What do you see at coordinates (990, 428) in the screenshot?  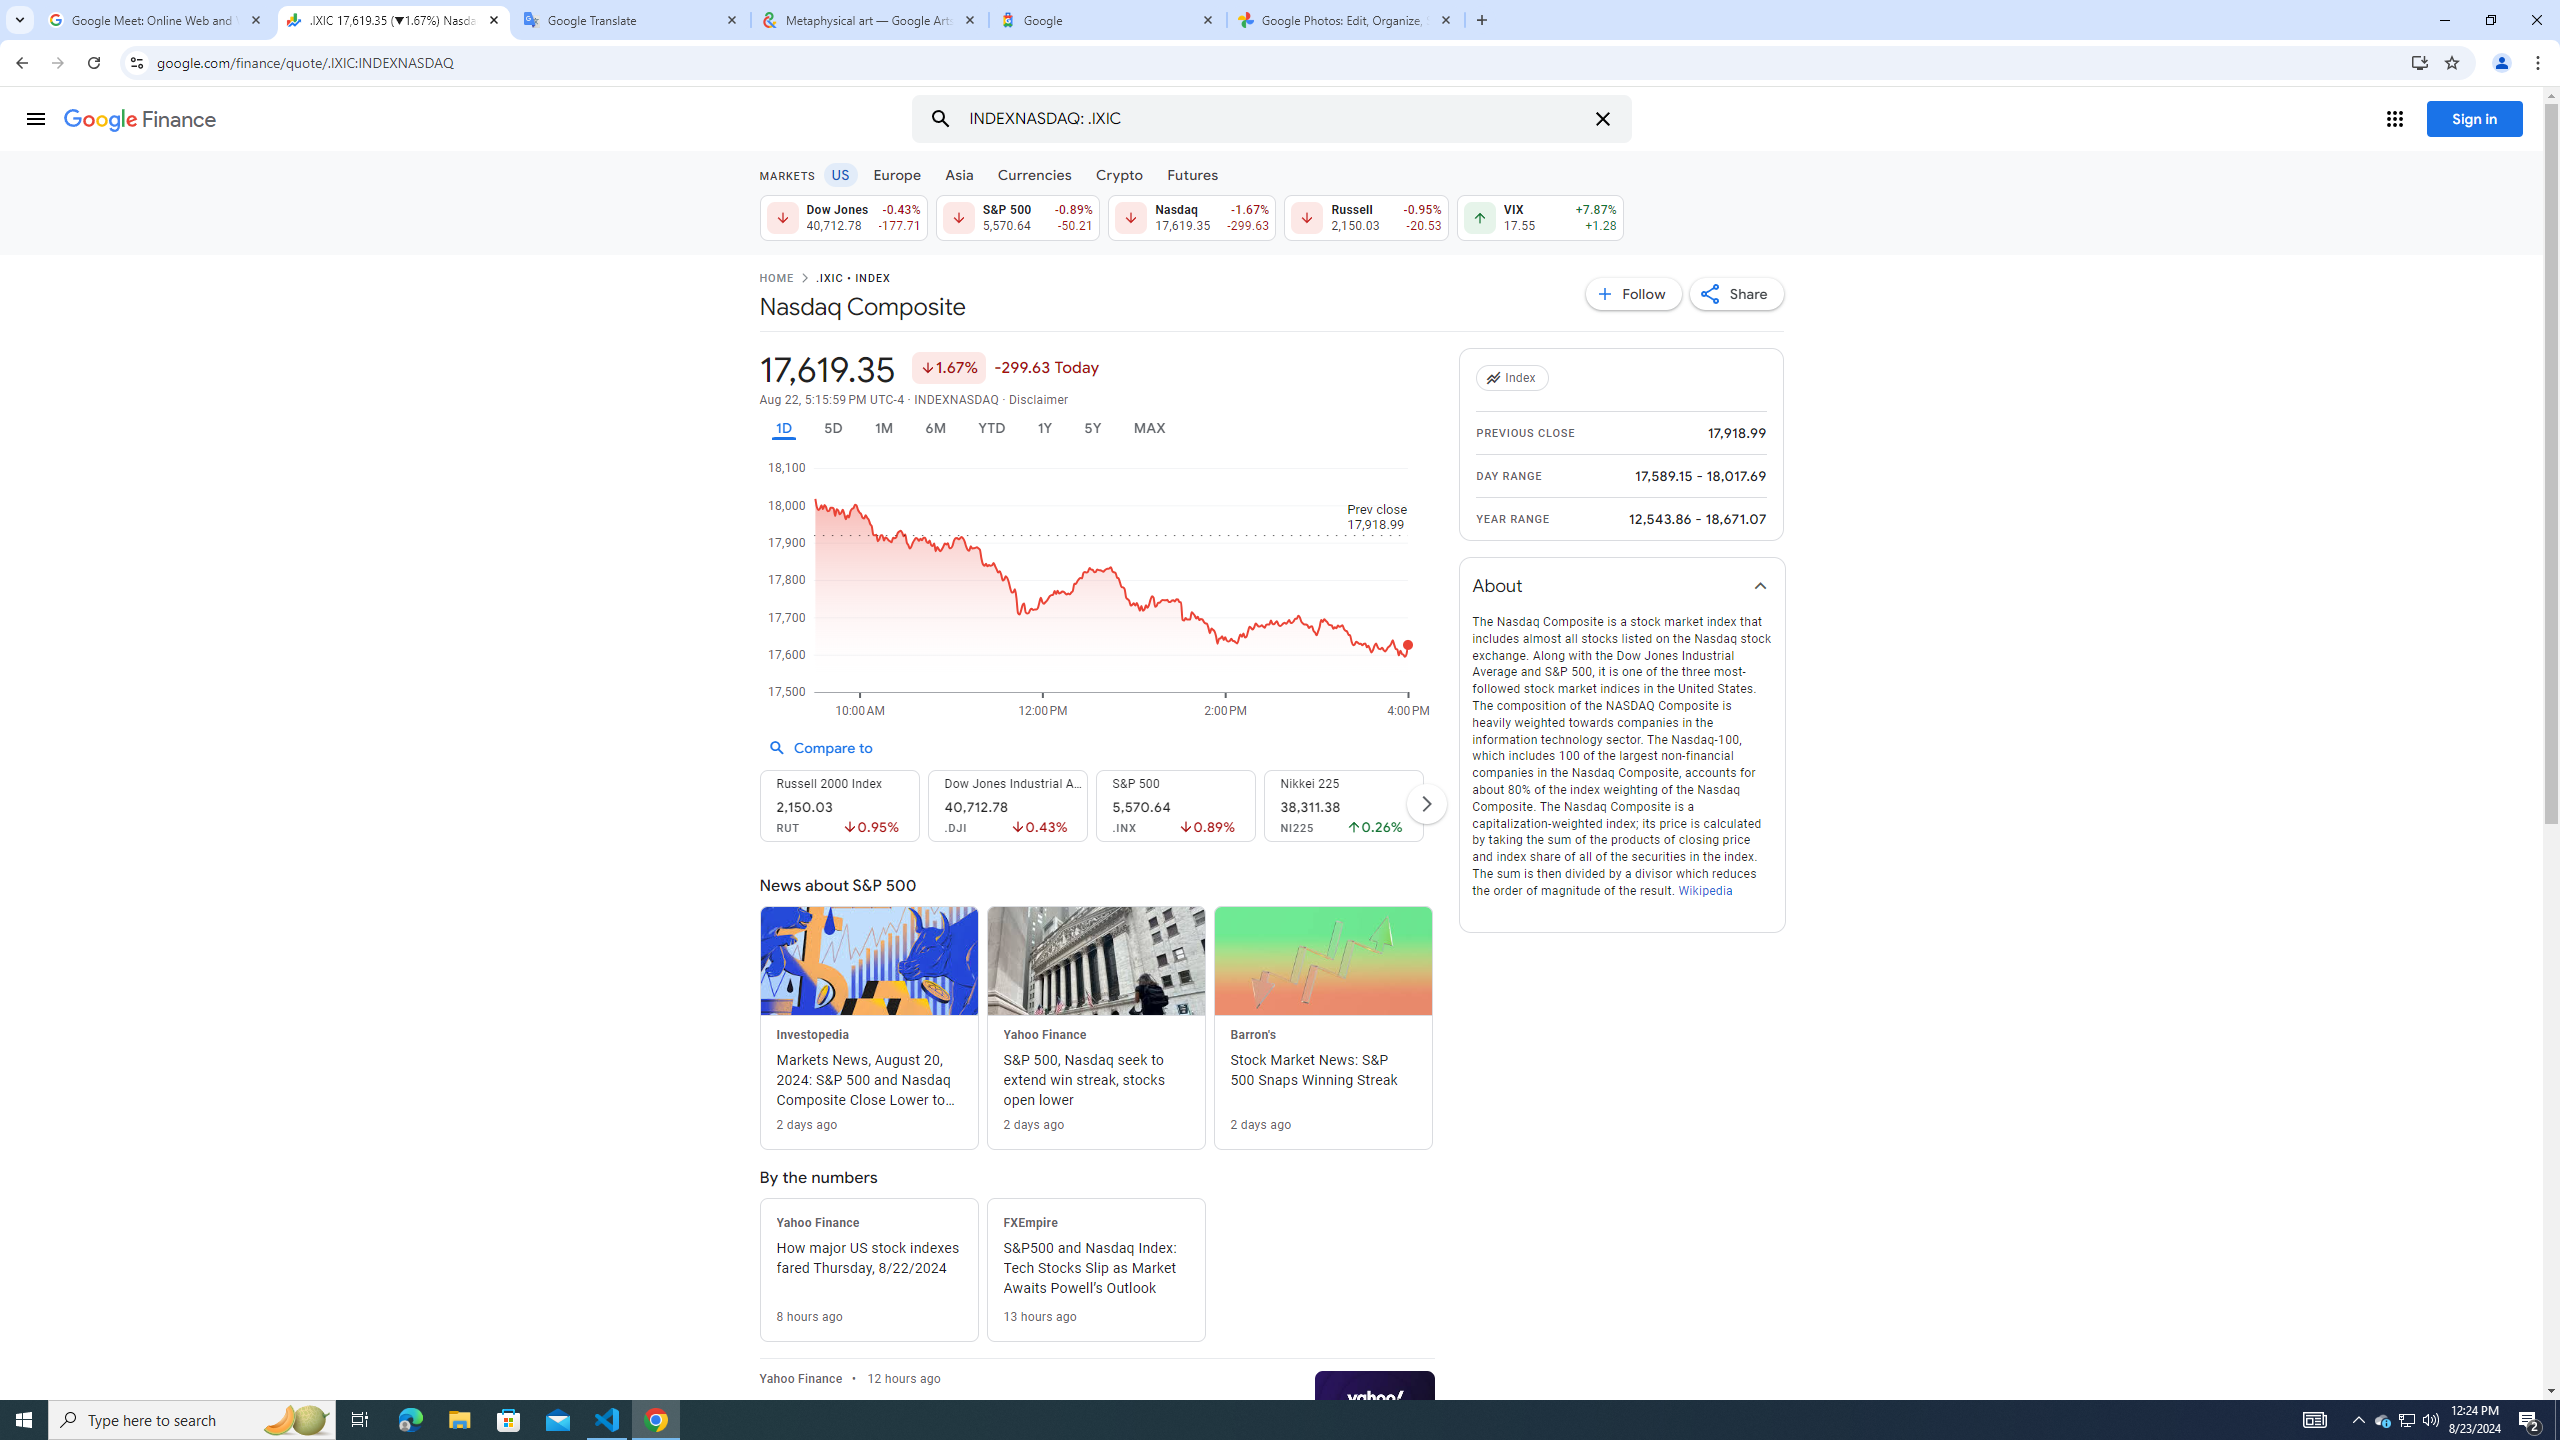 I see `'YTD'` at bounding box center [990, 428].